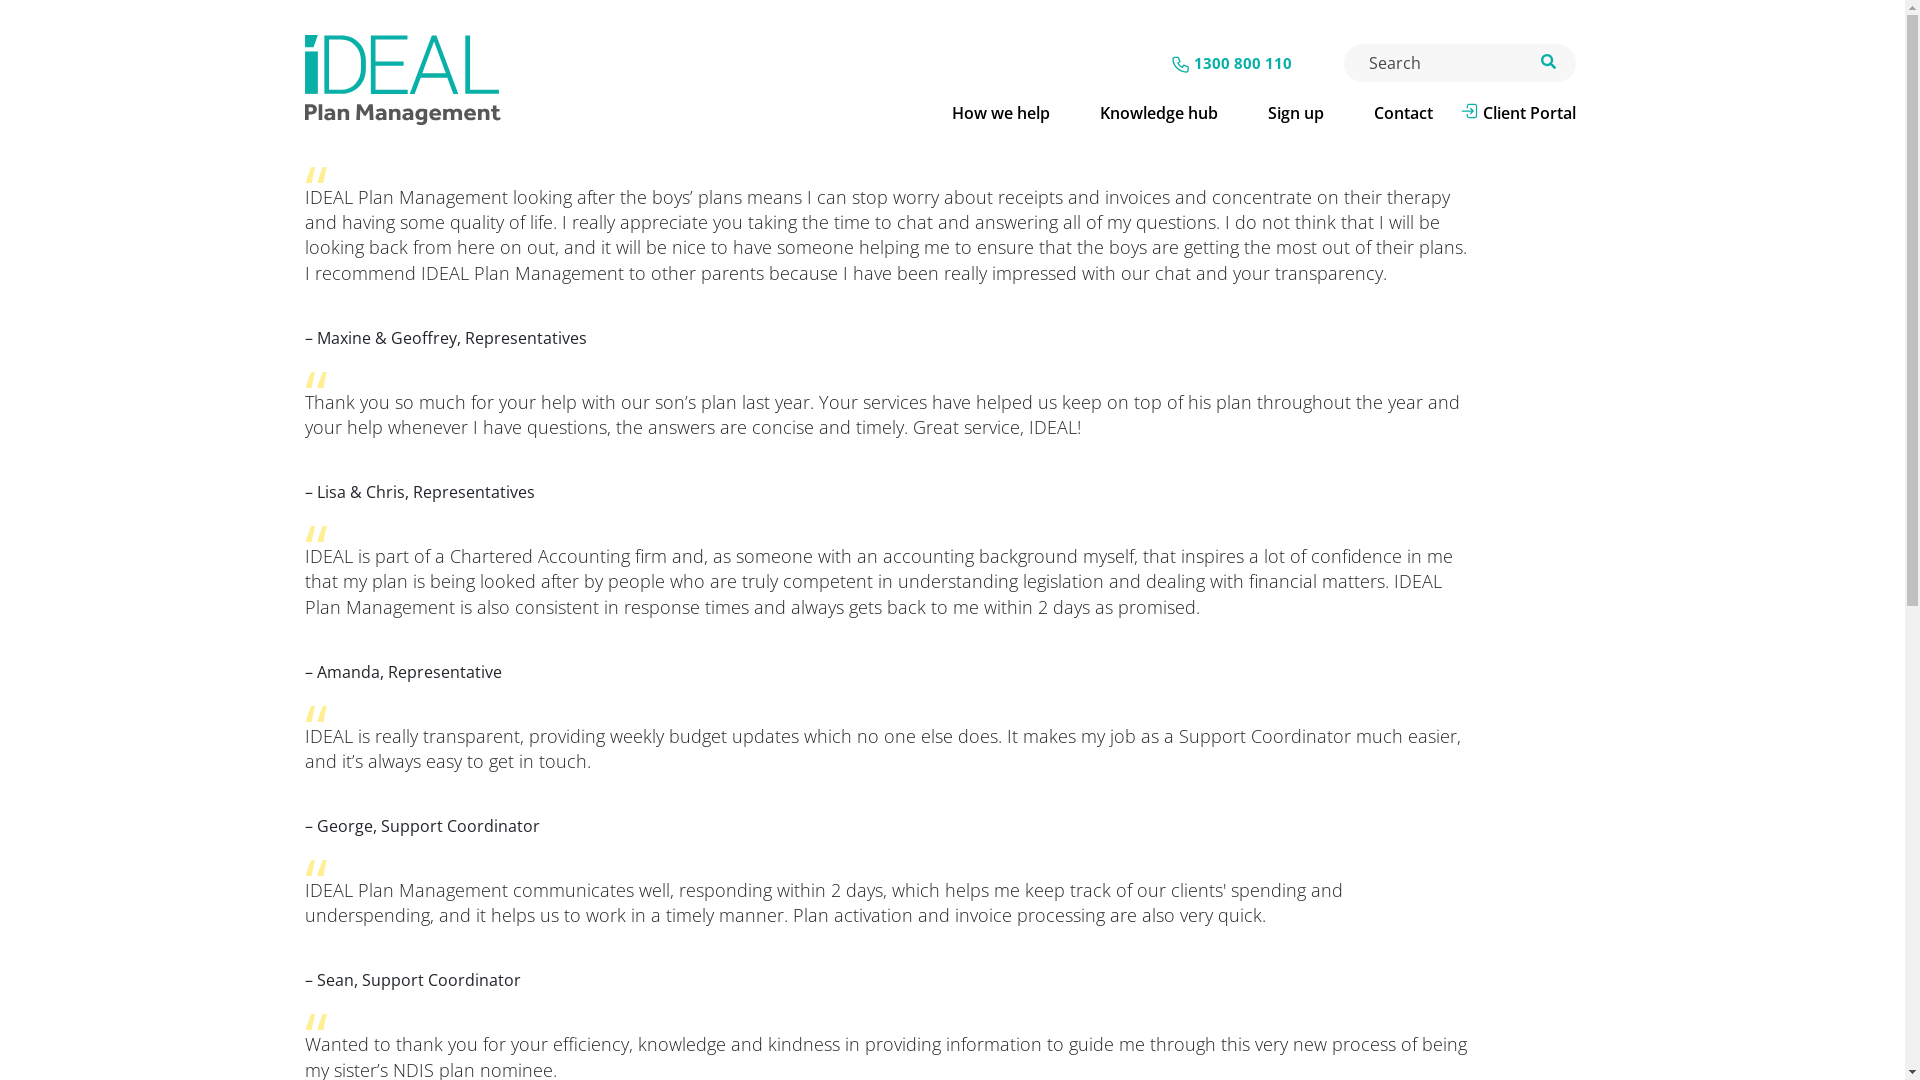  I want to click on 'Contact', so click(1348, 112).